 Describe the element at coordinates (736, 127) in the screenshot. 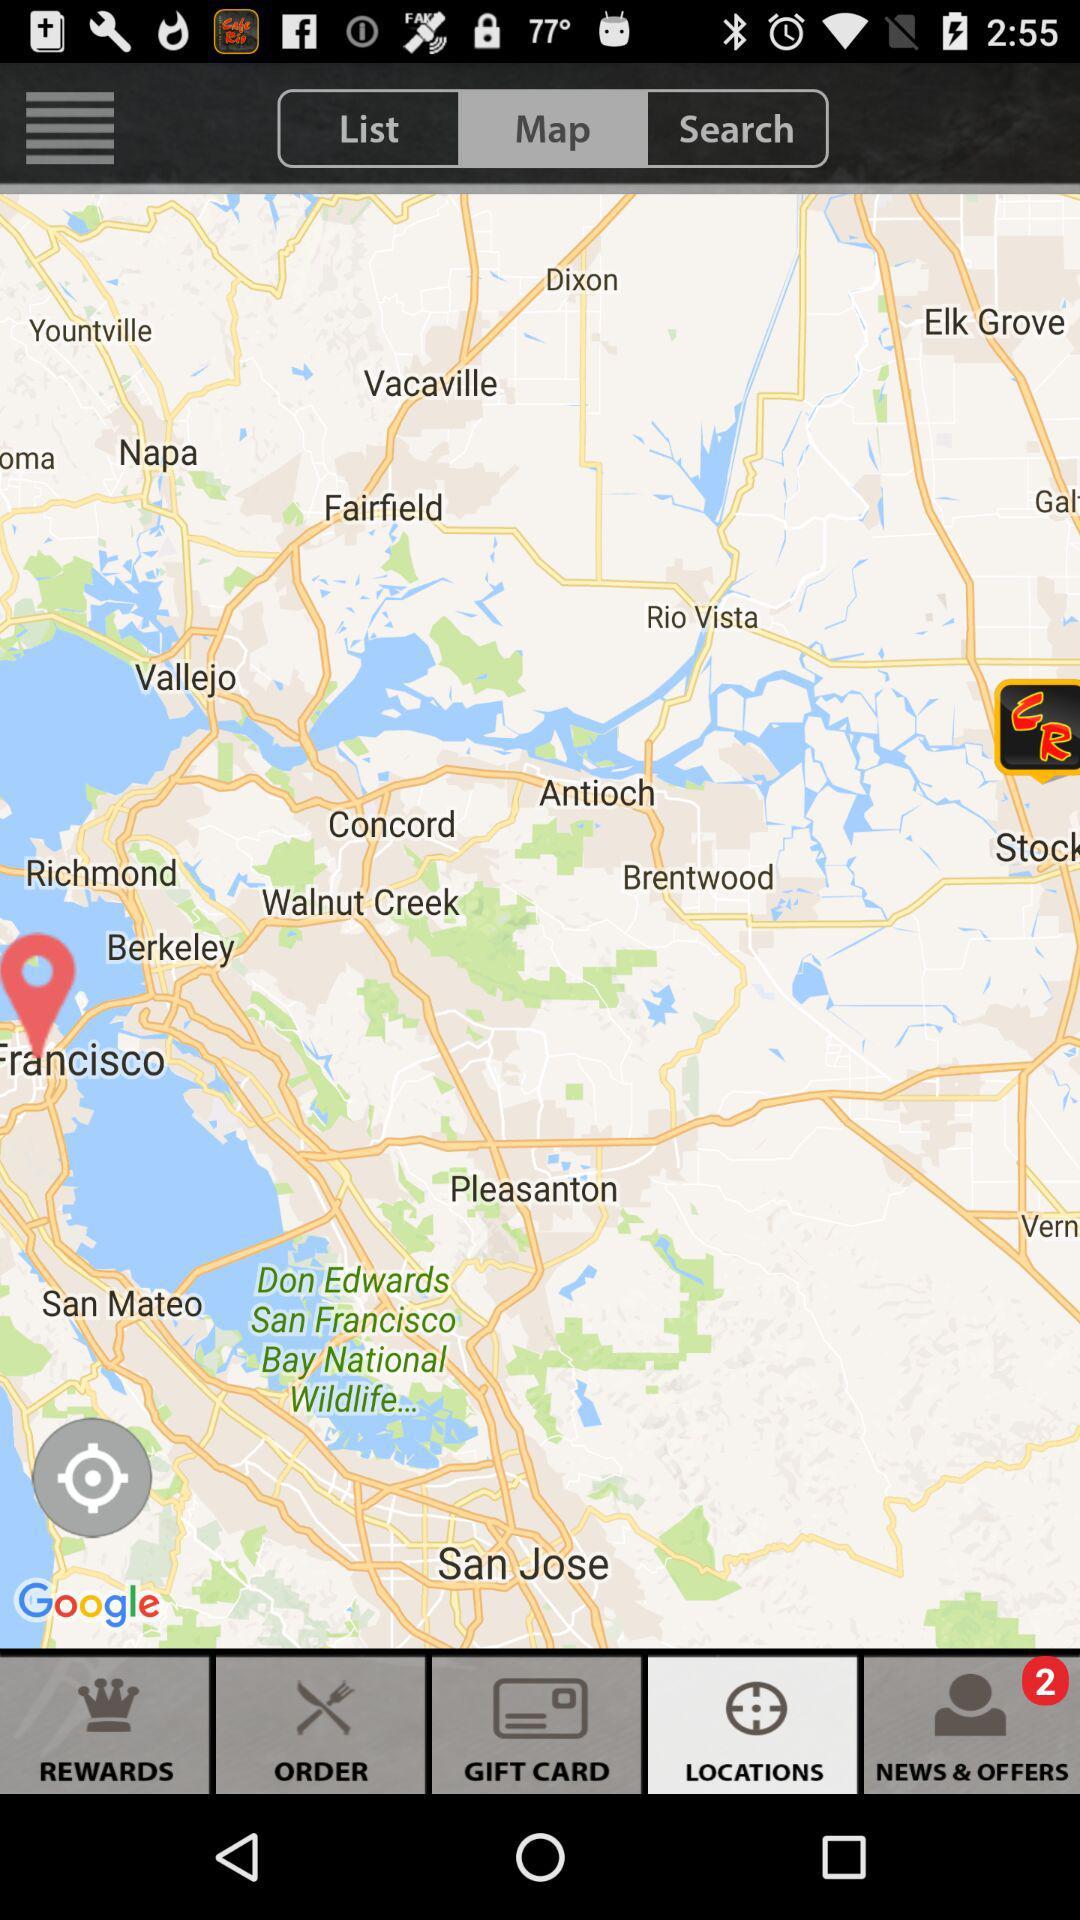

I see `search item` at that location.